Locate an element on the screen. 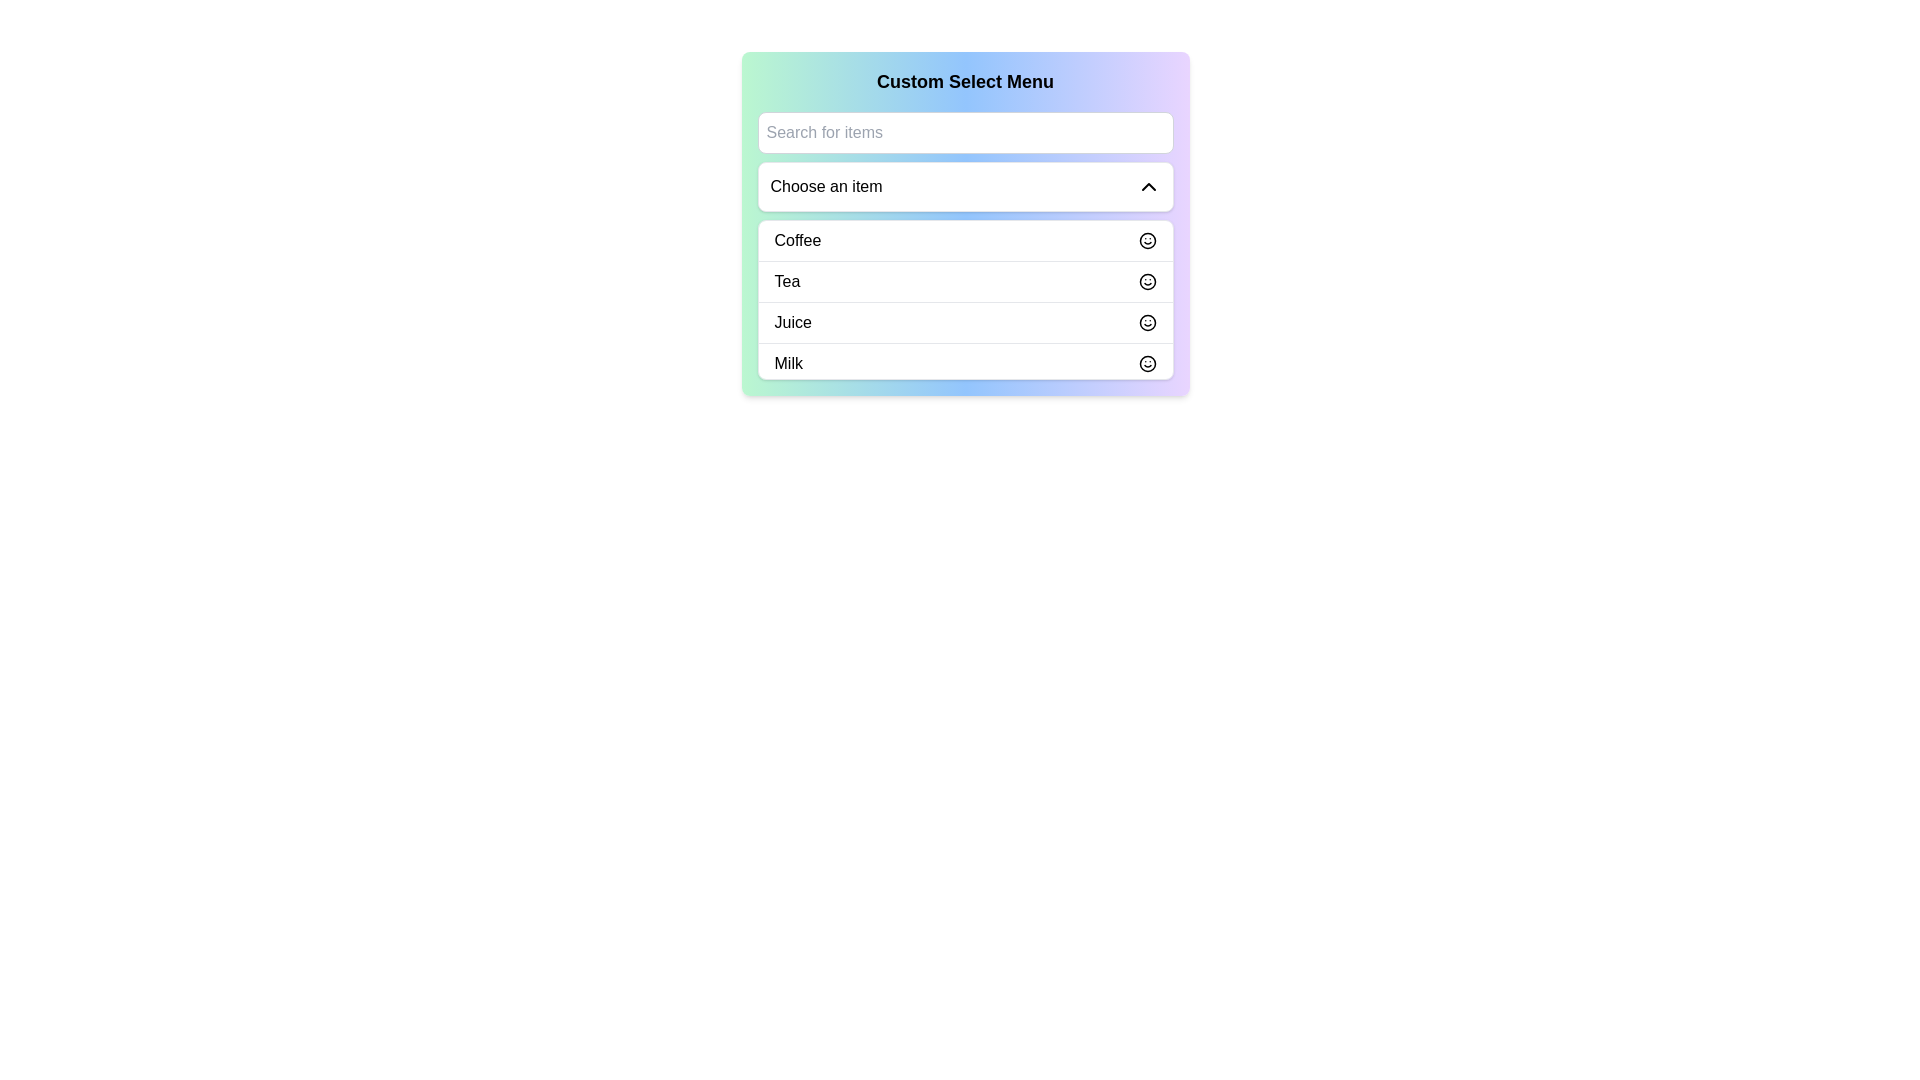 The height and width of the screenshot is (1080, 1920). the smiley face icon next to the 'Juice' menu item is located at coordinates (1147, 322).